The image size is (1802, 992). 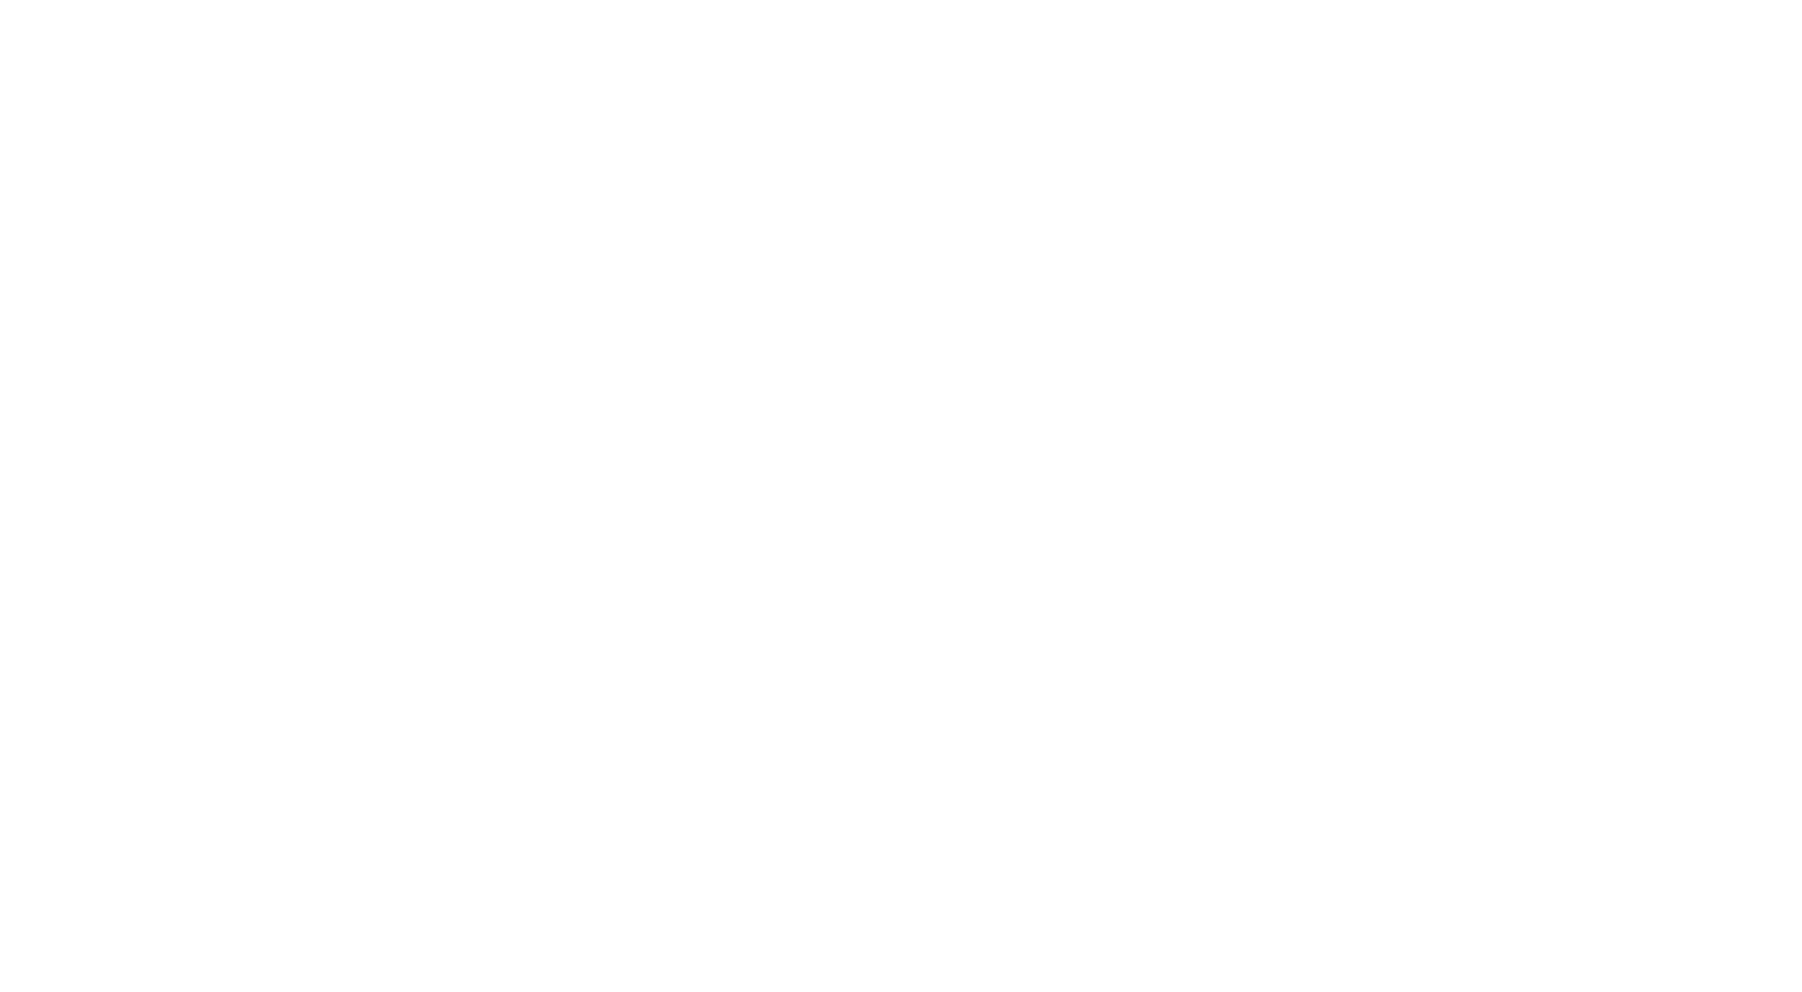 What do you see at coordinates (617, 530) in the screenshot?
I see `'If you know an application of this package, send a message to the'` at bounding box center [617, 530].